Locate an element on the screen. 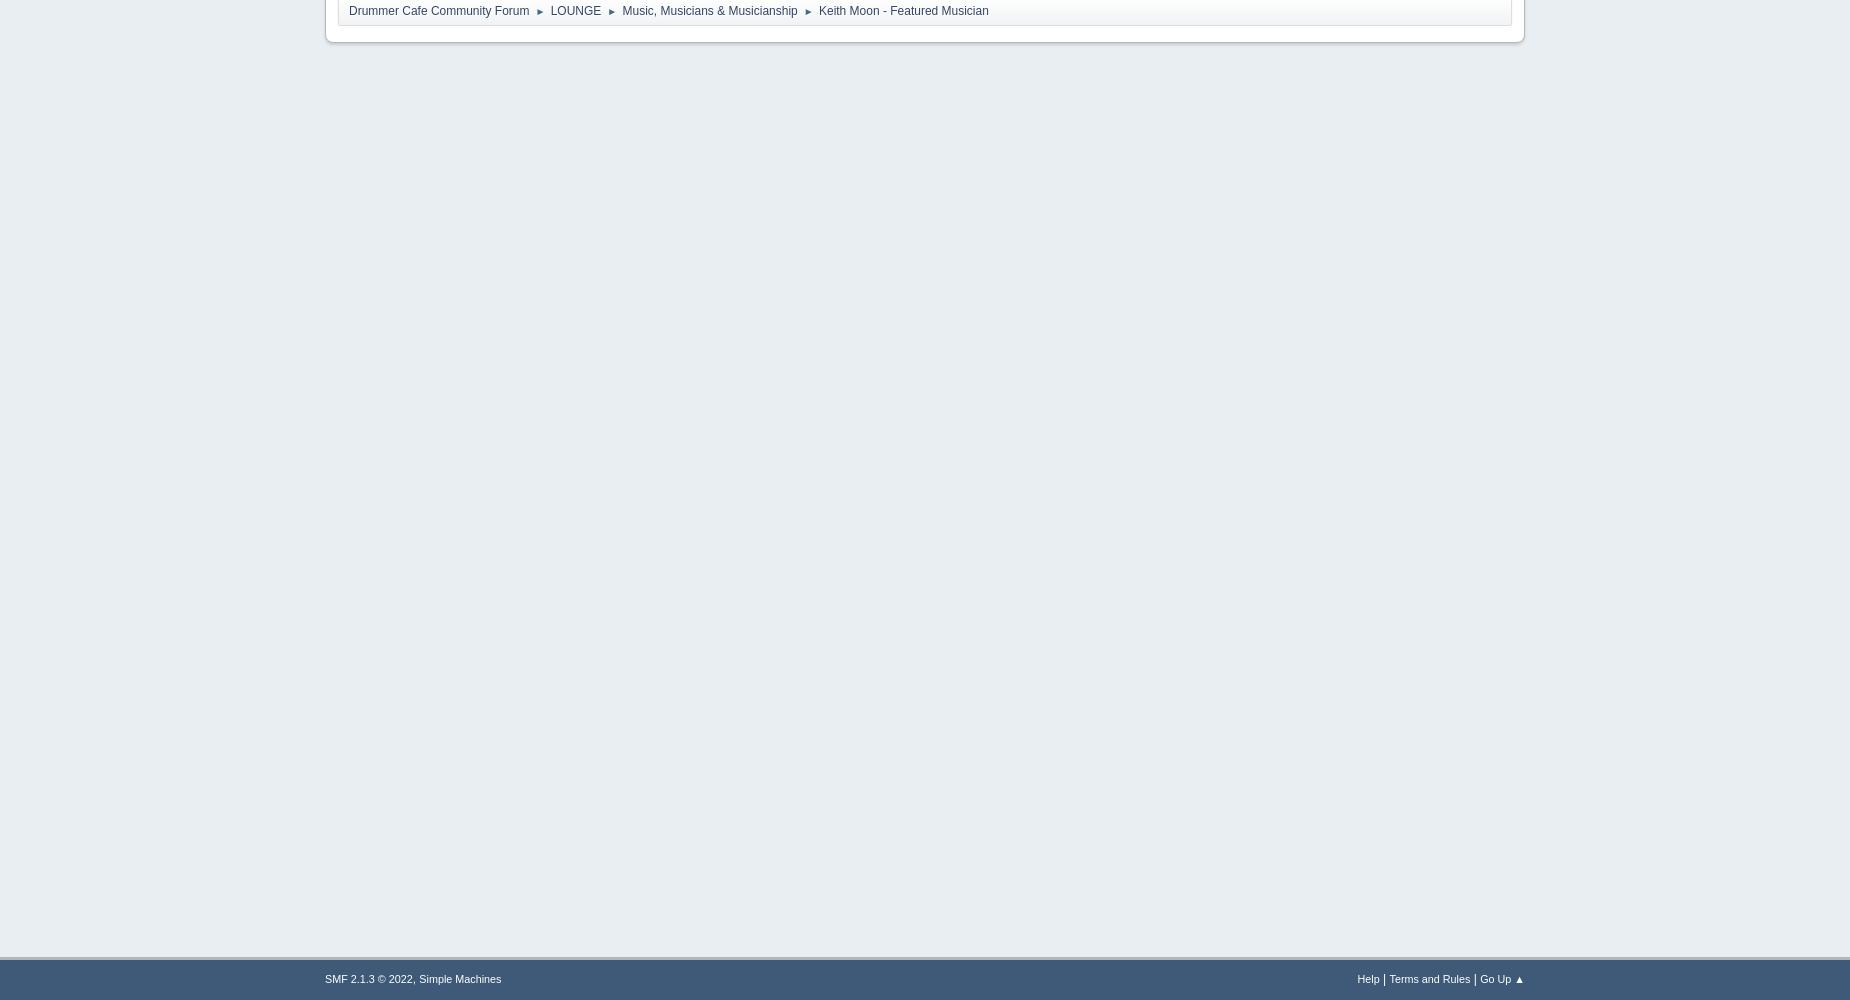  'Simple Machines' is located at coordinates (458, 978).